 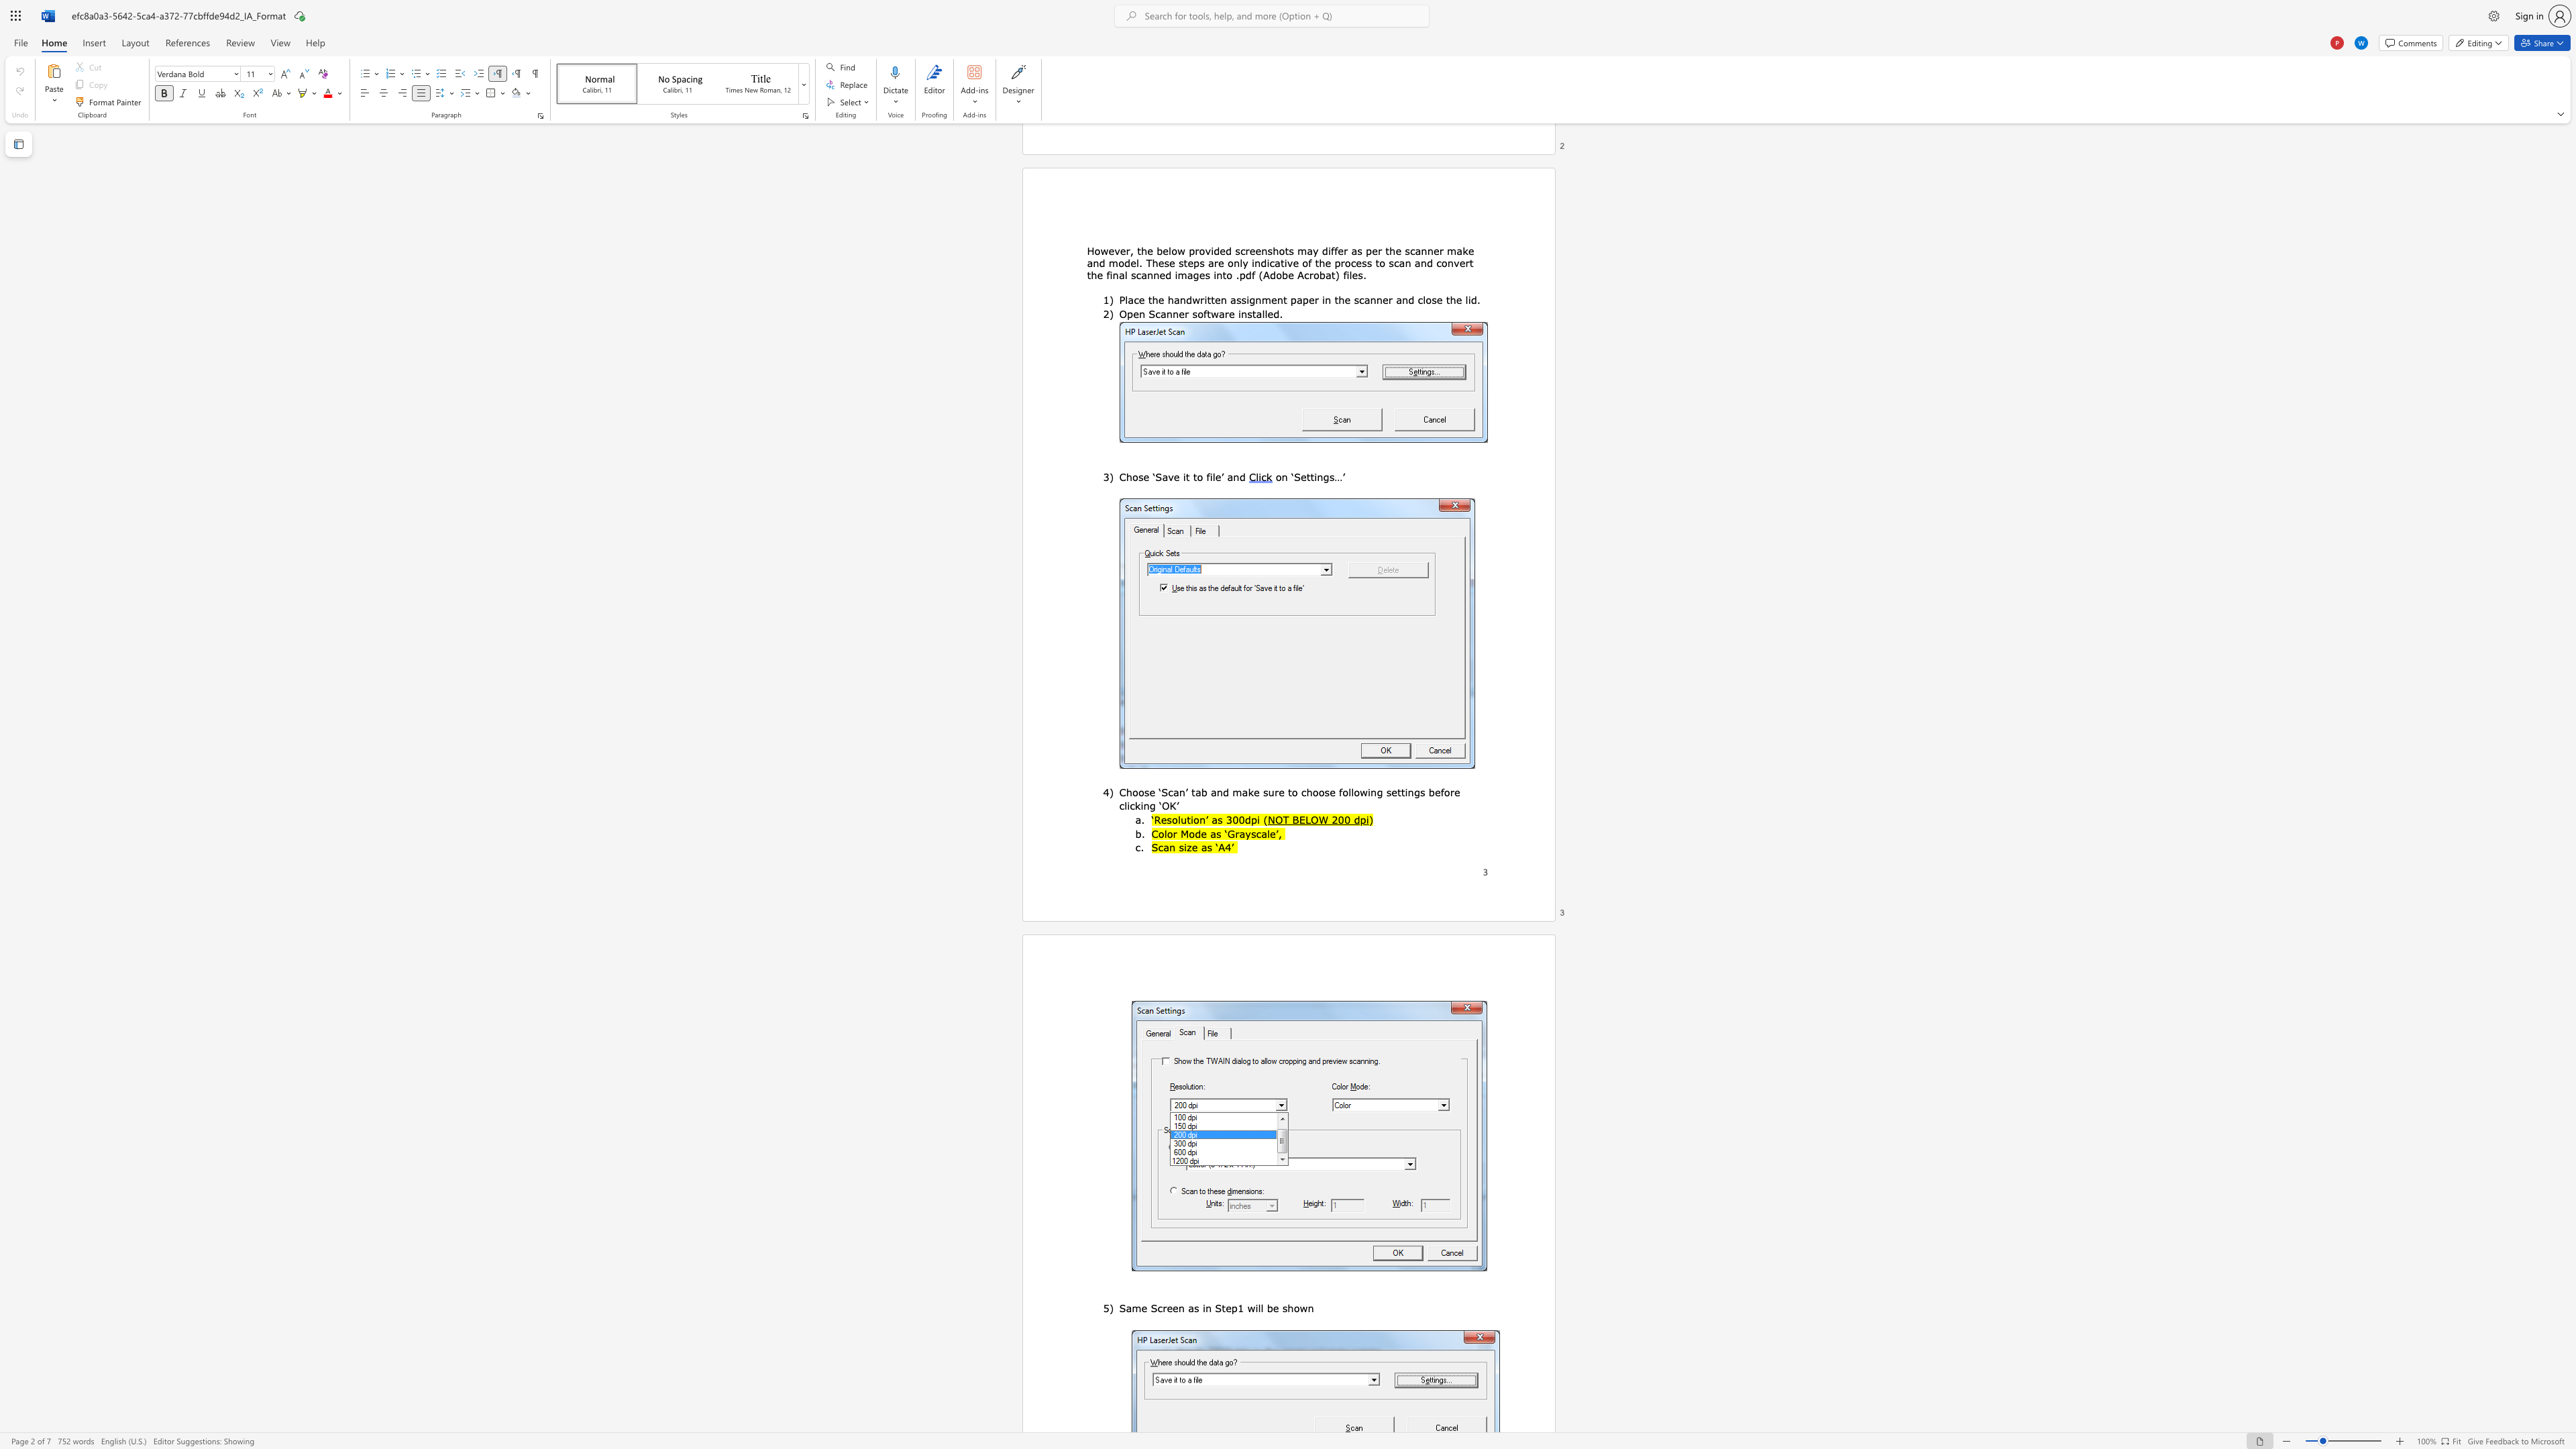 I want to click on the subset text "iz" within the text "Scan size as ‘A4’", so click(x=1183, y=847).